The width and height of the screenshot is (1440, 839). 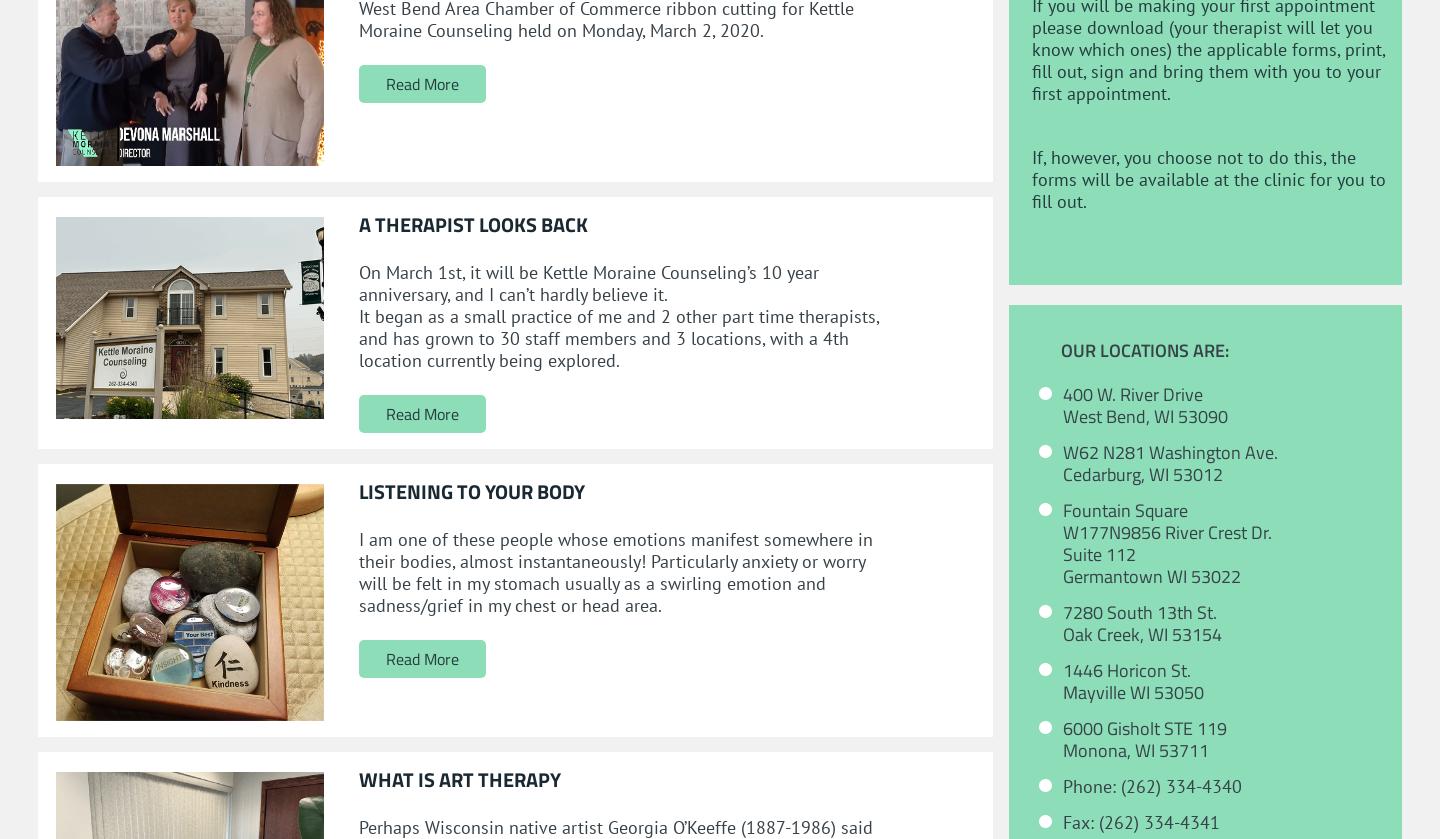 What do you see at coordinates (1098, 553) in the screenshot?
I see `'Suite 112'` at bounding box center [1098, 553].